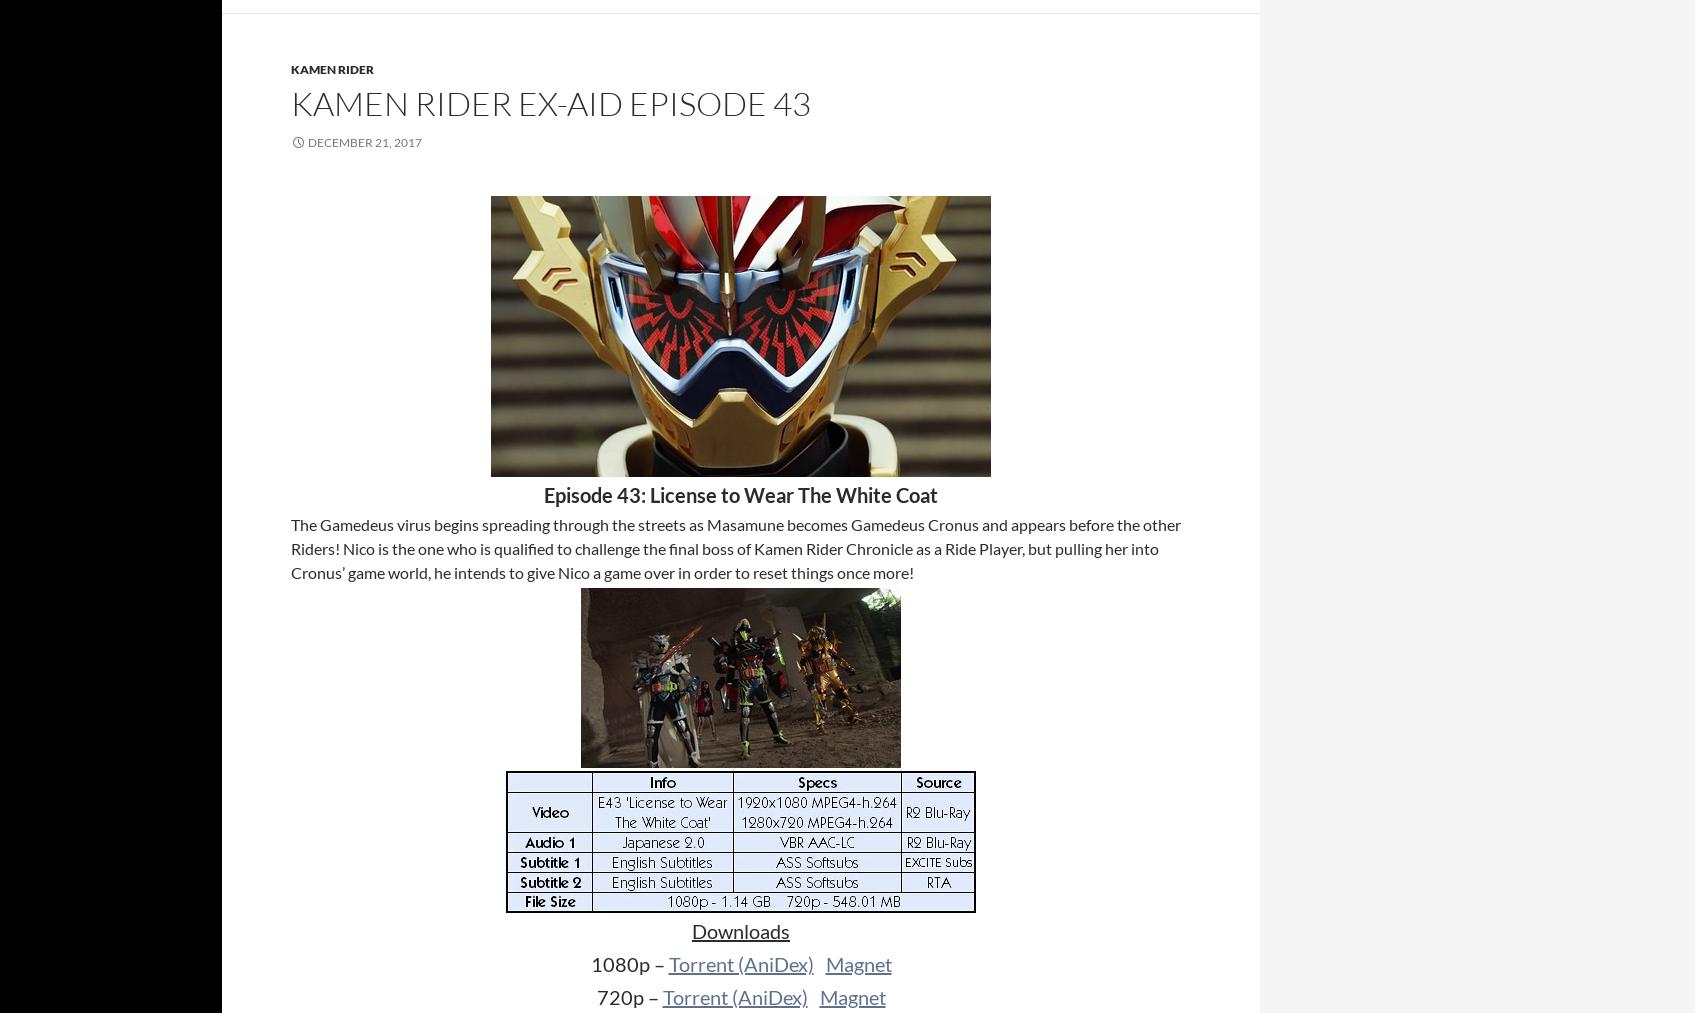 The width and height of the screenshot is (1695, 1013). I want to click on '720p –', so click(628, 996).